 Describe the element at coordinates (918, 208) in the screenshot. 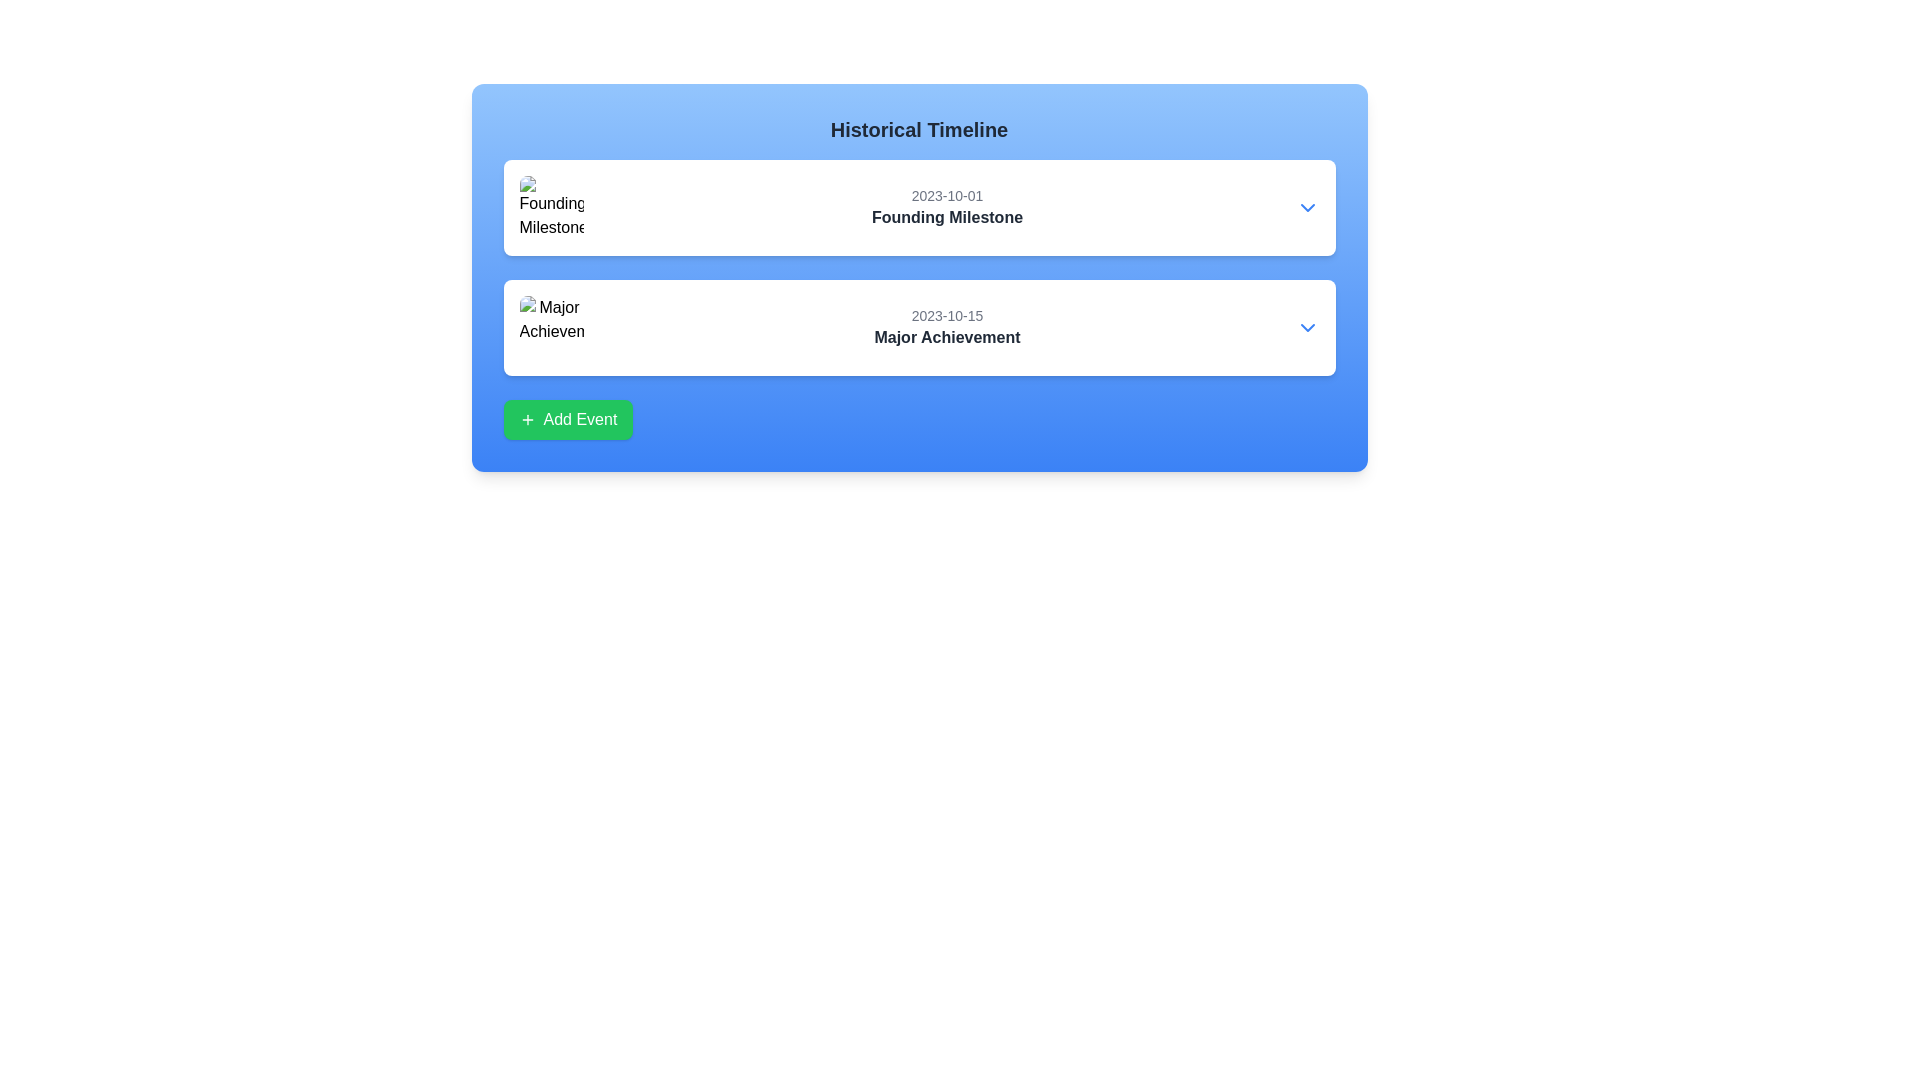

I see `the Text Display element that presents a specific milestone with its associated date, located in the upper section of the first card under the heading 'Historical Timeline'` at that location.